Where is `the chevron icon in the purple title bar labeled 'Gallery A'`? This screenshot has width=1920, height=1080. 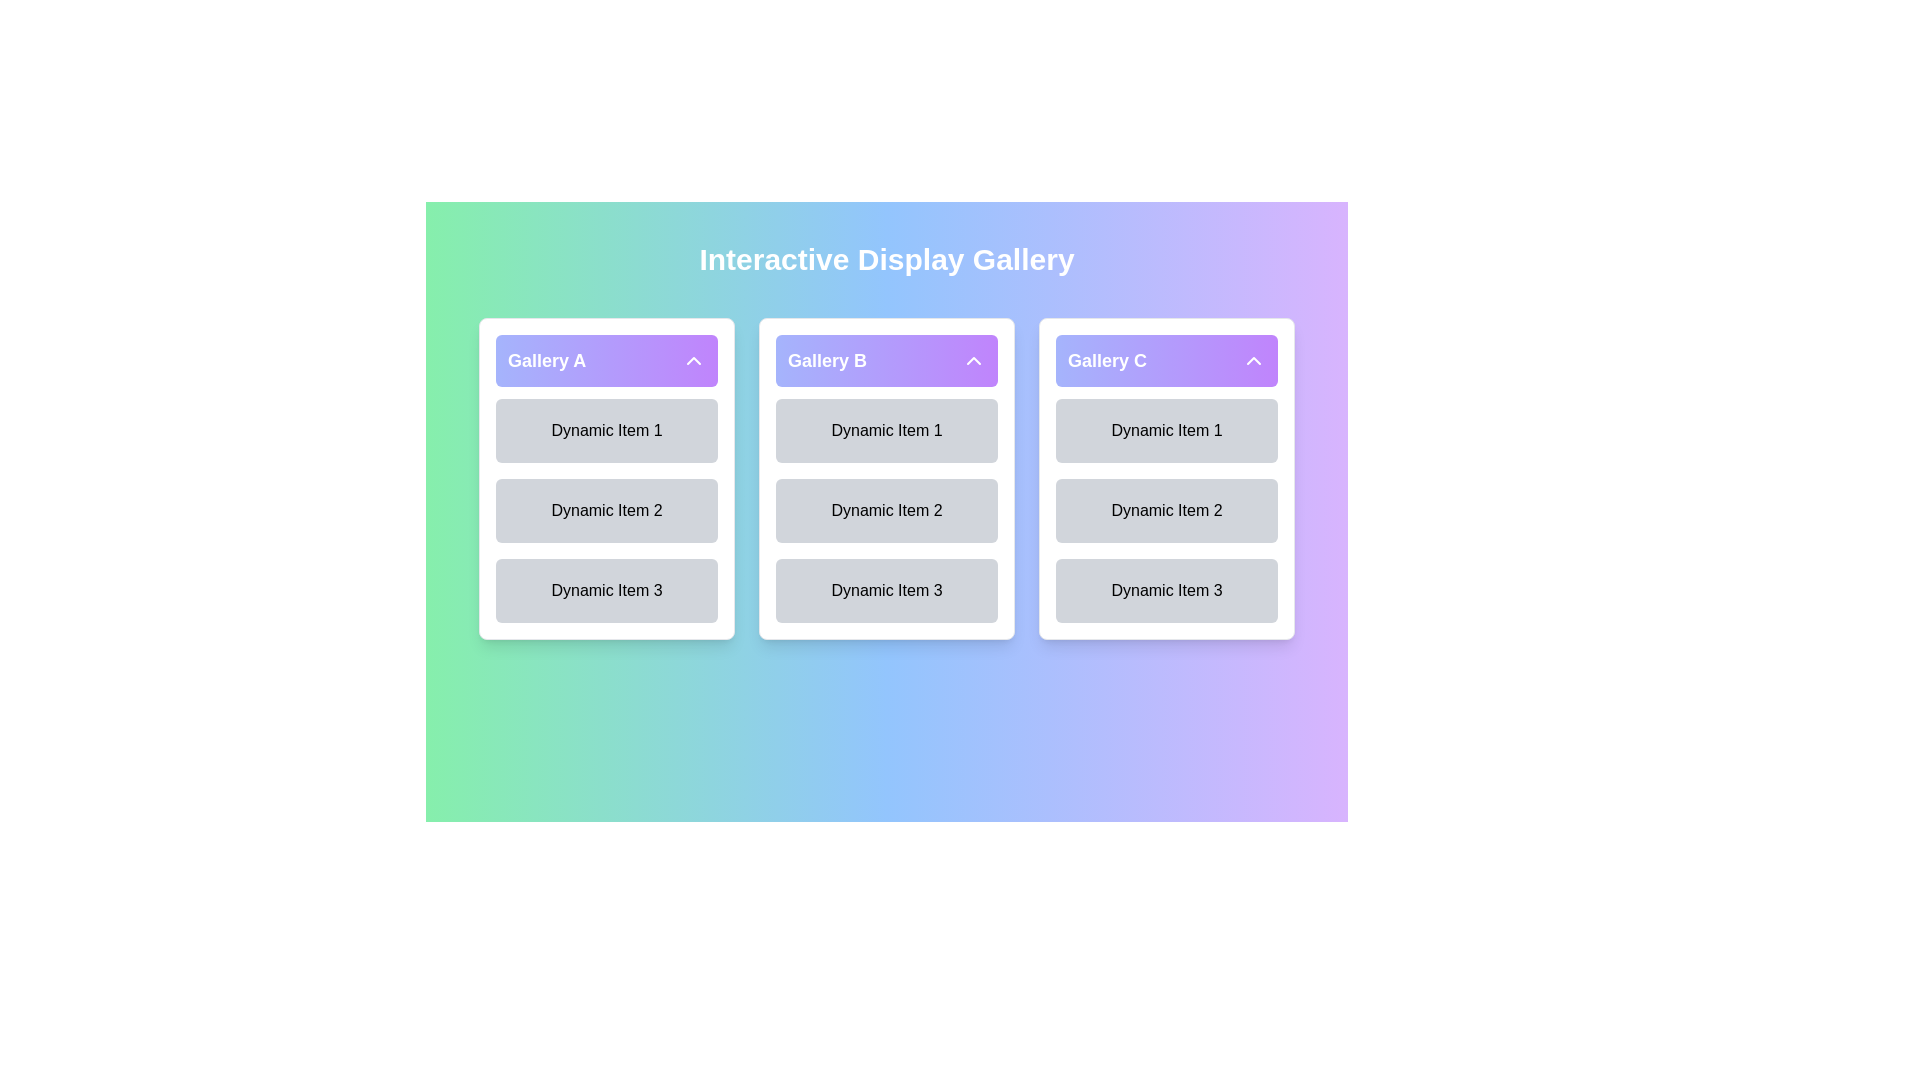
the chevron icon in the purple title bar labeled 'Gallery A' is located at coordinates (694, 361).